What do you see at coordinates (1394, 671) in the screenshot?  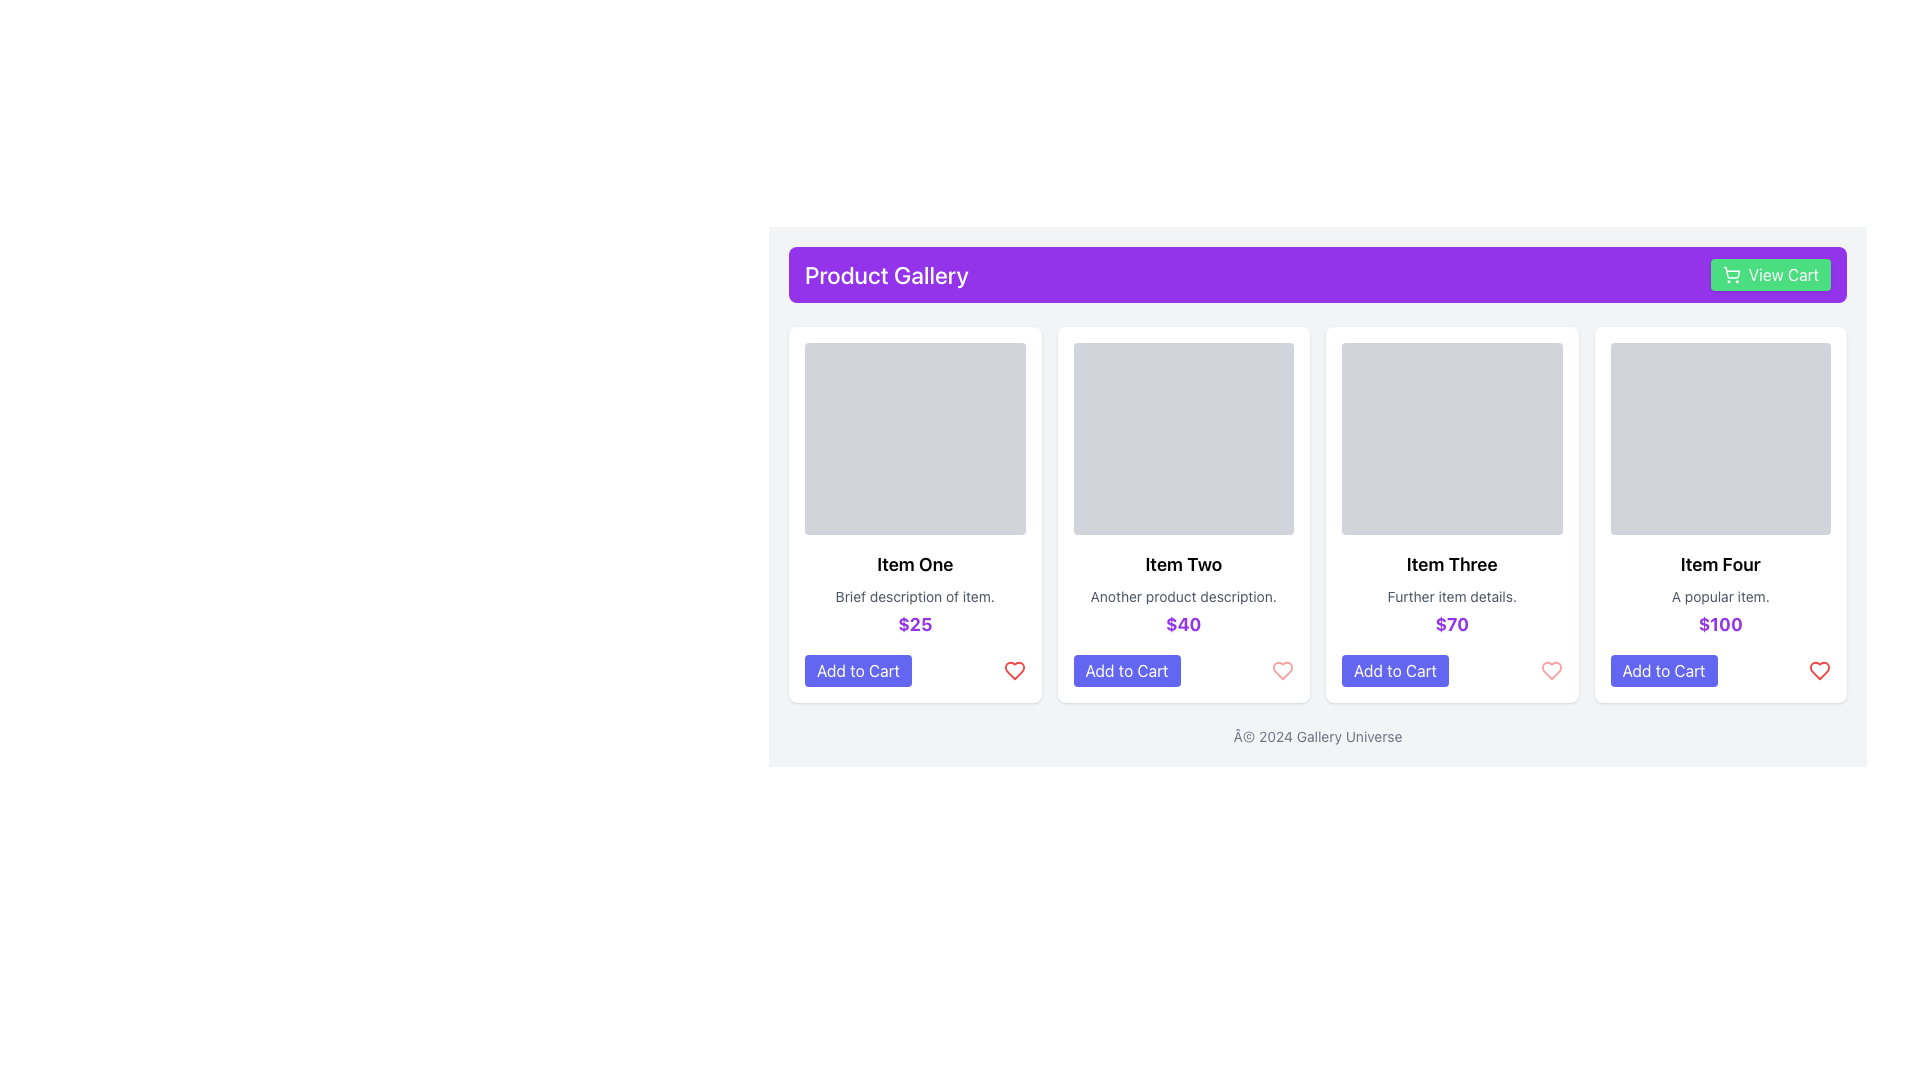 I see `the 'Add to Cart' button with a vibrant indigo background located at the bottom of the third card in the grid layout` at bounding box center [1394, 671].